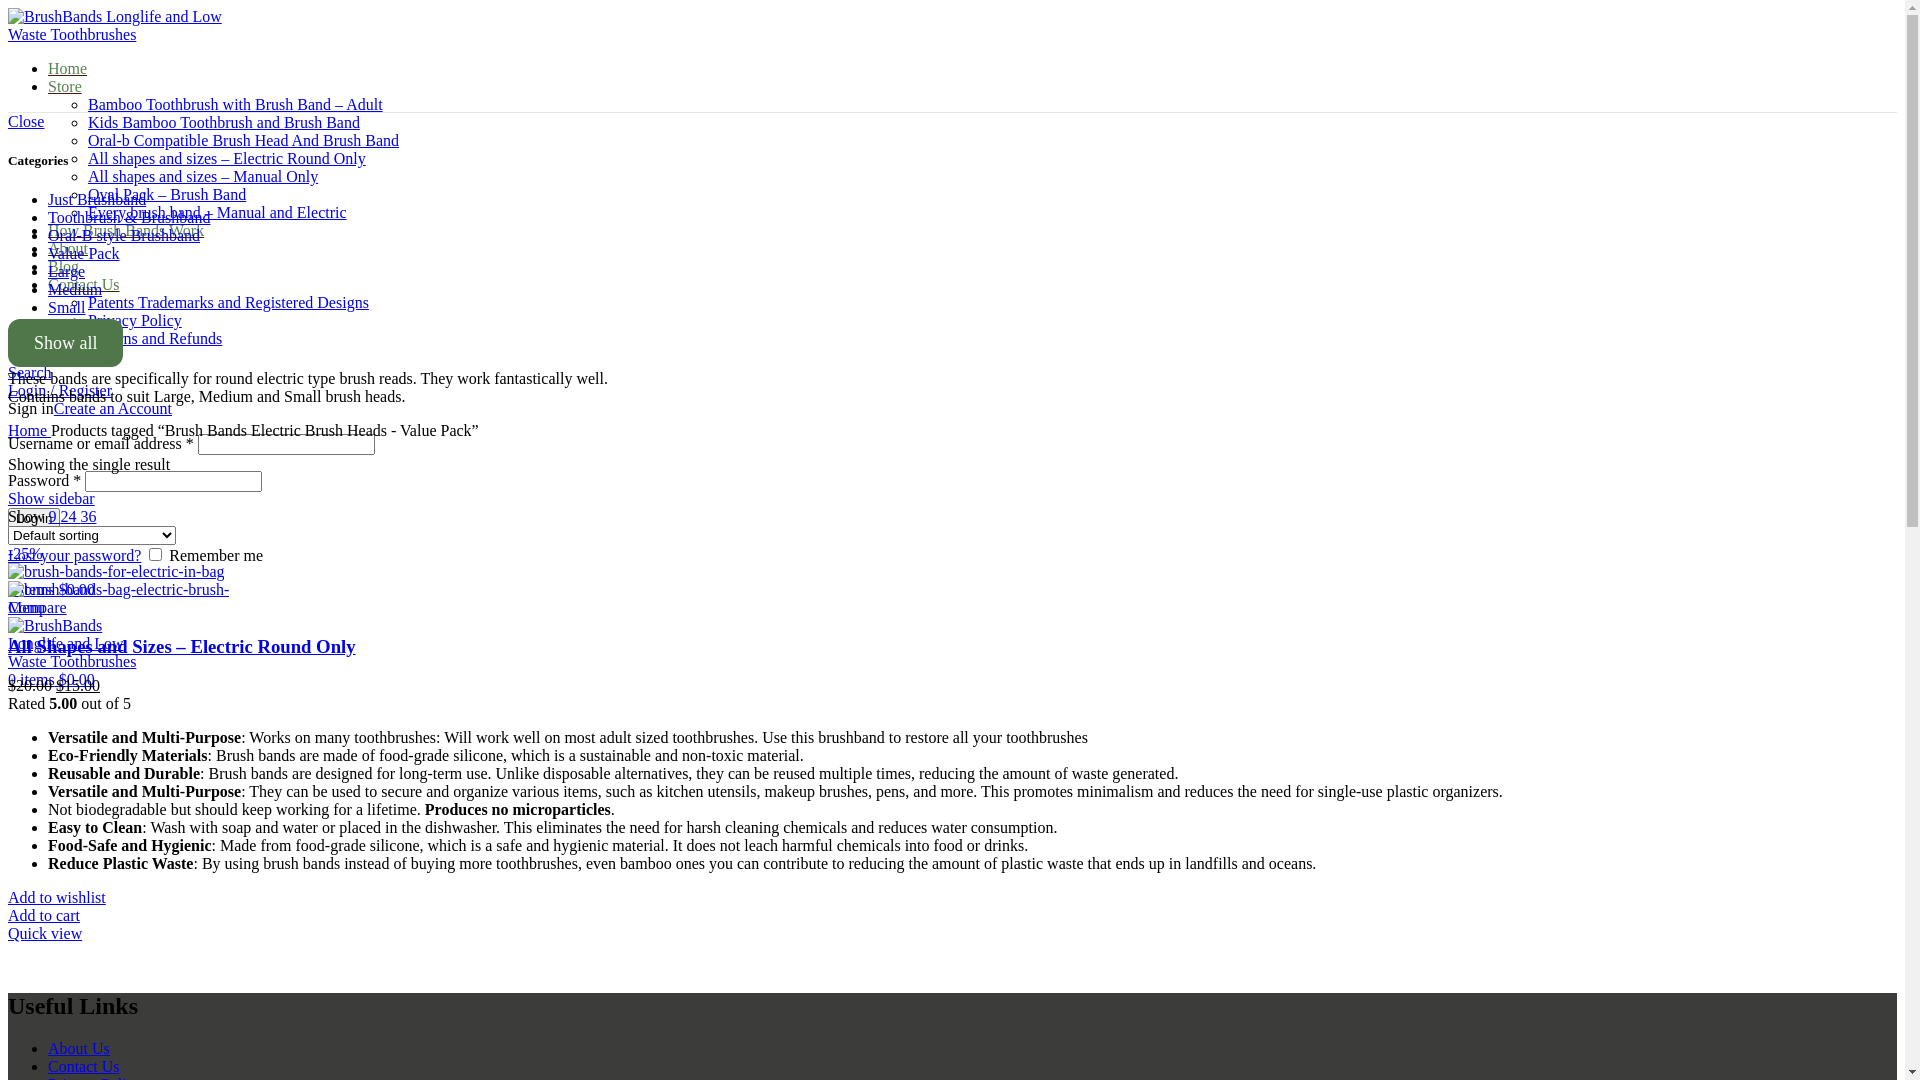 Image resolution: width=1920 pixels, height=1080 pixels. Describe the element at coordinates (67, 247) in the screenshot. I see `'About'` at that location.